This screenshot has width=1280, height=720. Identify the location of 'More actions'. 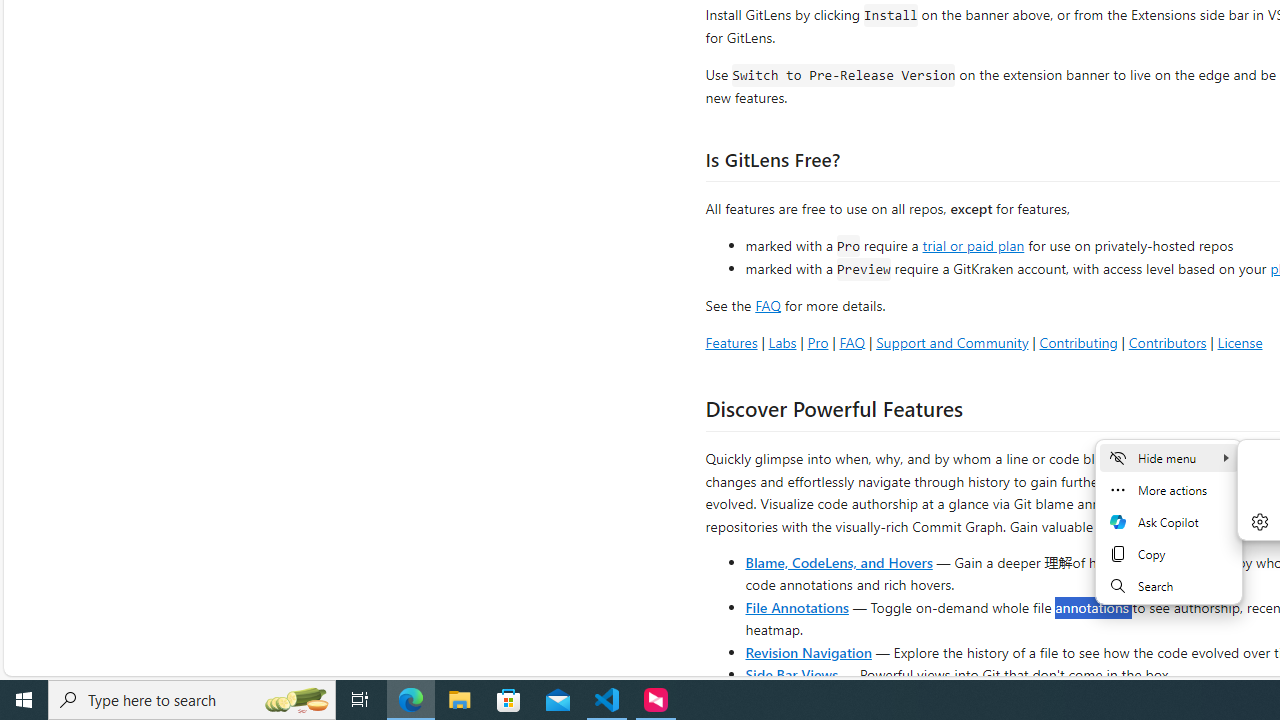
(1168, 489).